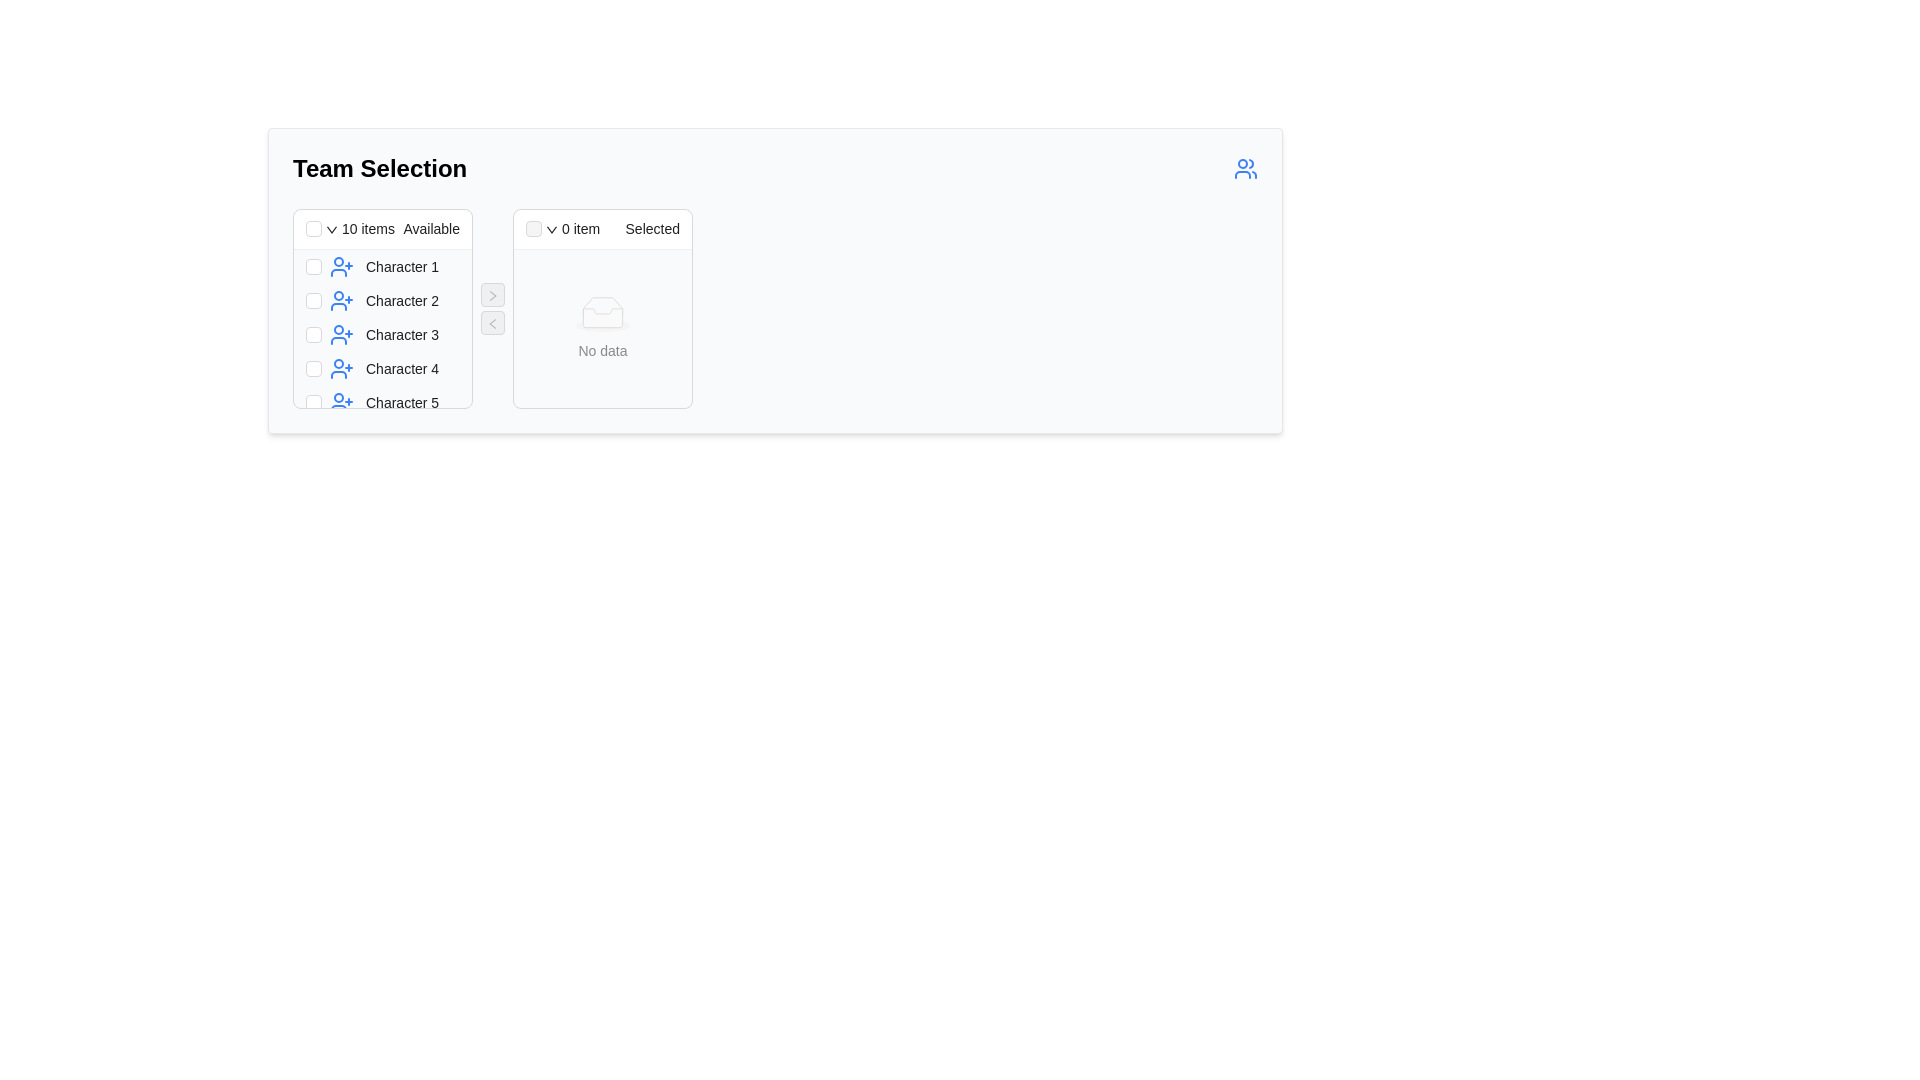 The image size is (1920, 1080). Describe the element at coordinates (401, 402) in the screenshot. I see `the fifth text label in the 'Available' group of the 'Team Selection' panel, which identifies a selectable item below 'Character 4'` at that location.